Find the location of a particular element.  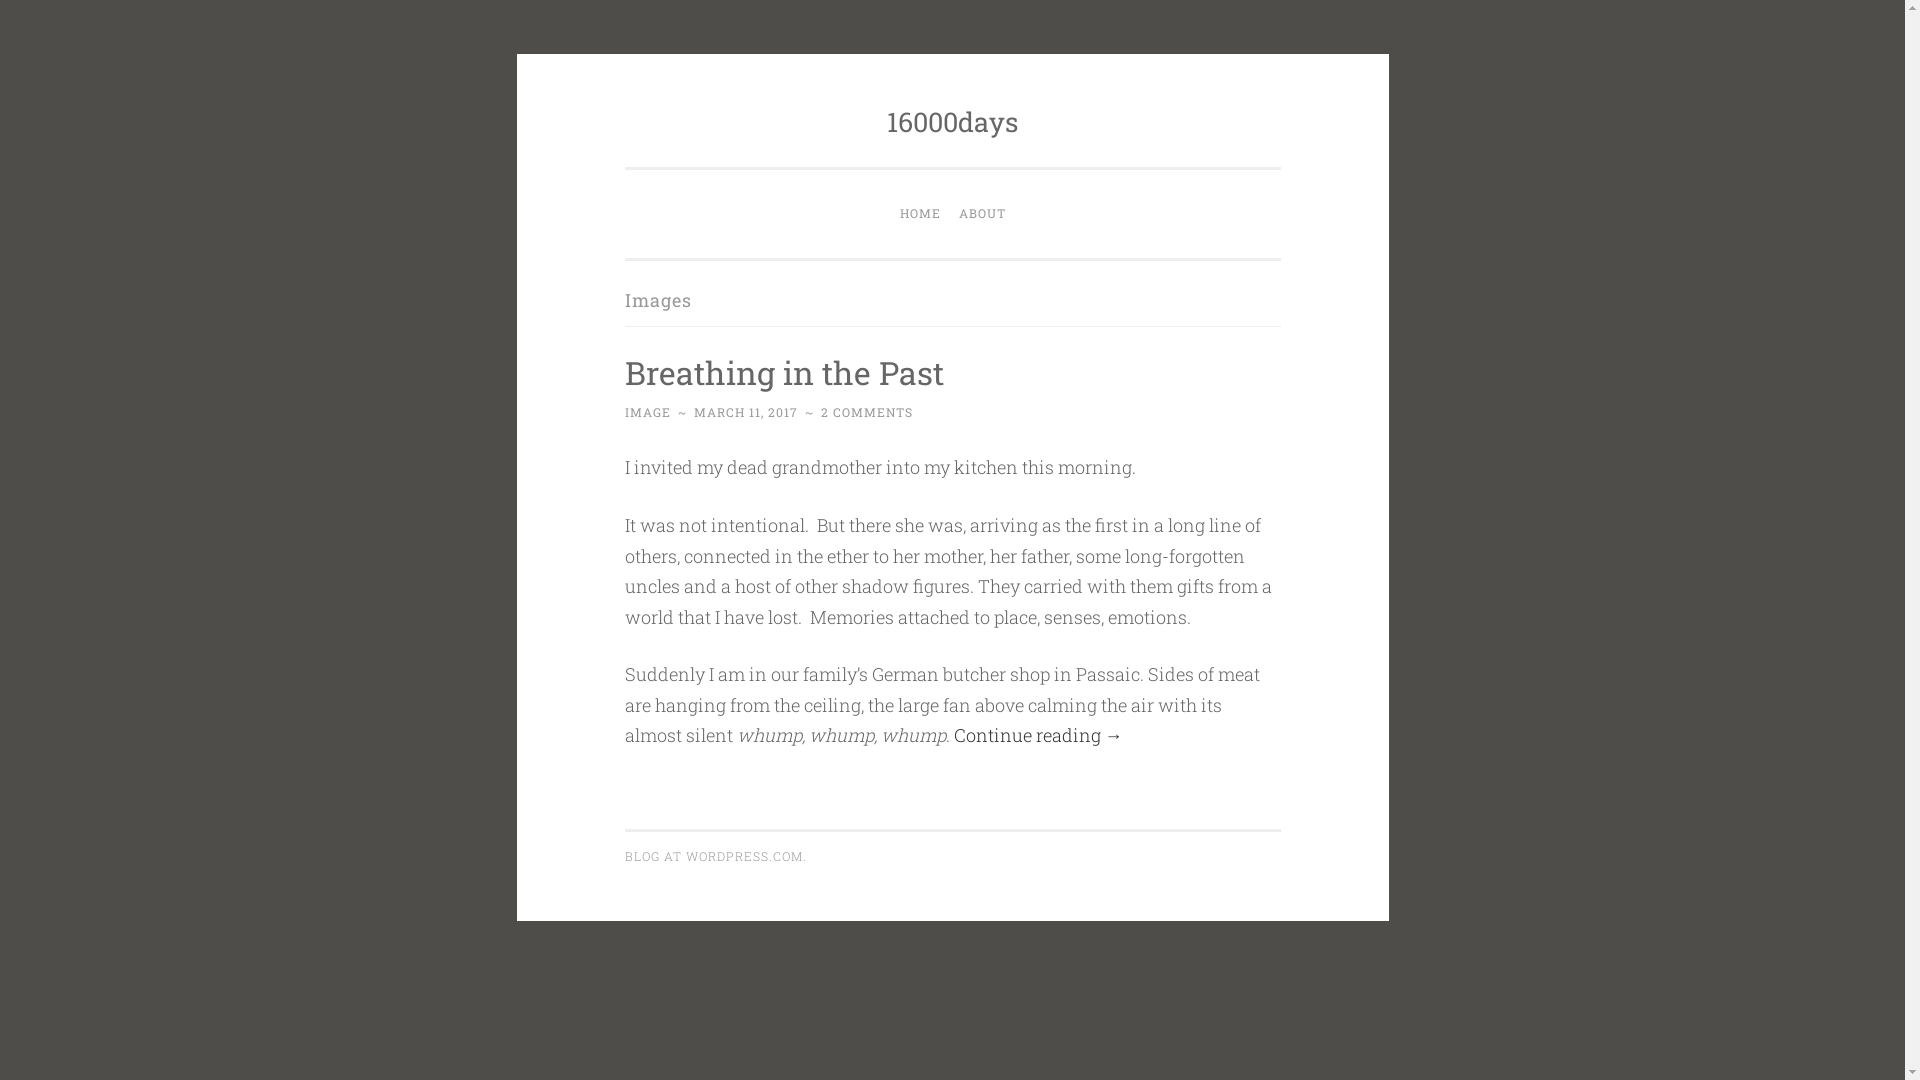

'IMAGE' is located at coordinates (623, 411).